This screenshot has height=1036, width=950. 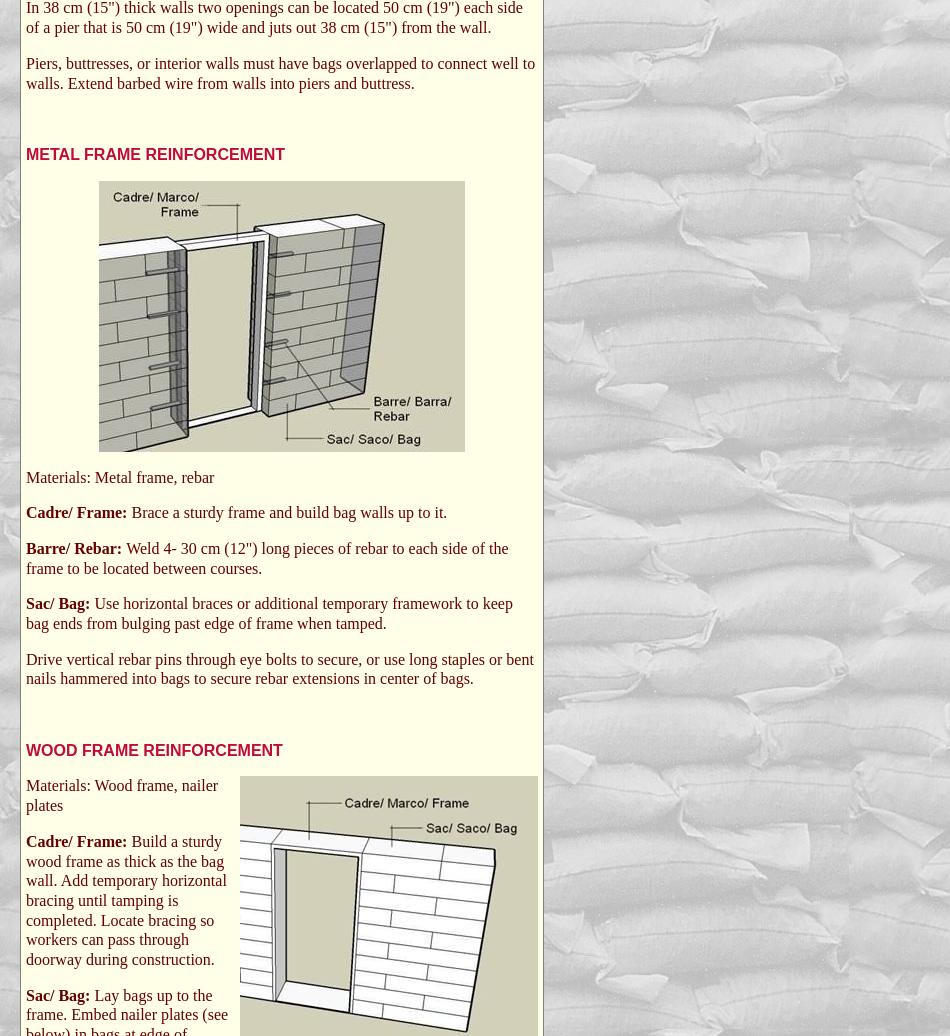 What do you see at coordinates (153, 749) in the screenshot?
I see `'WOOD FRAME REINFORCEMENT'` at bounding box center [153, 749].